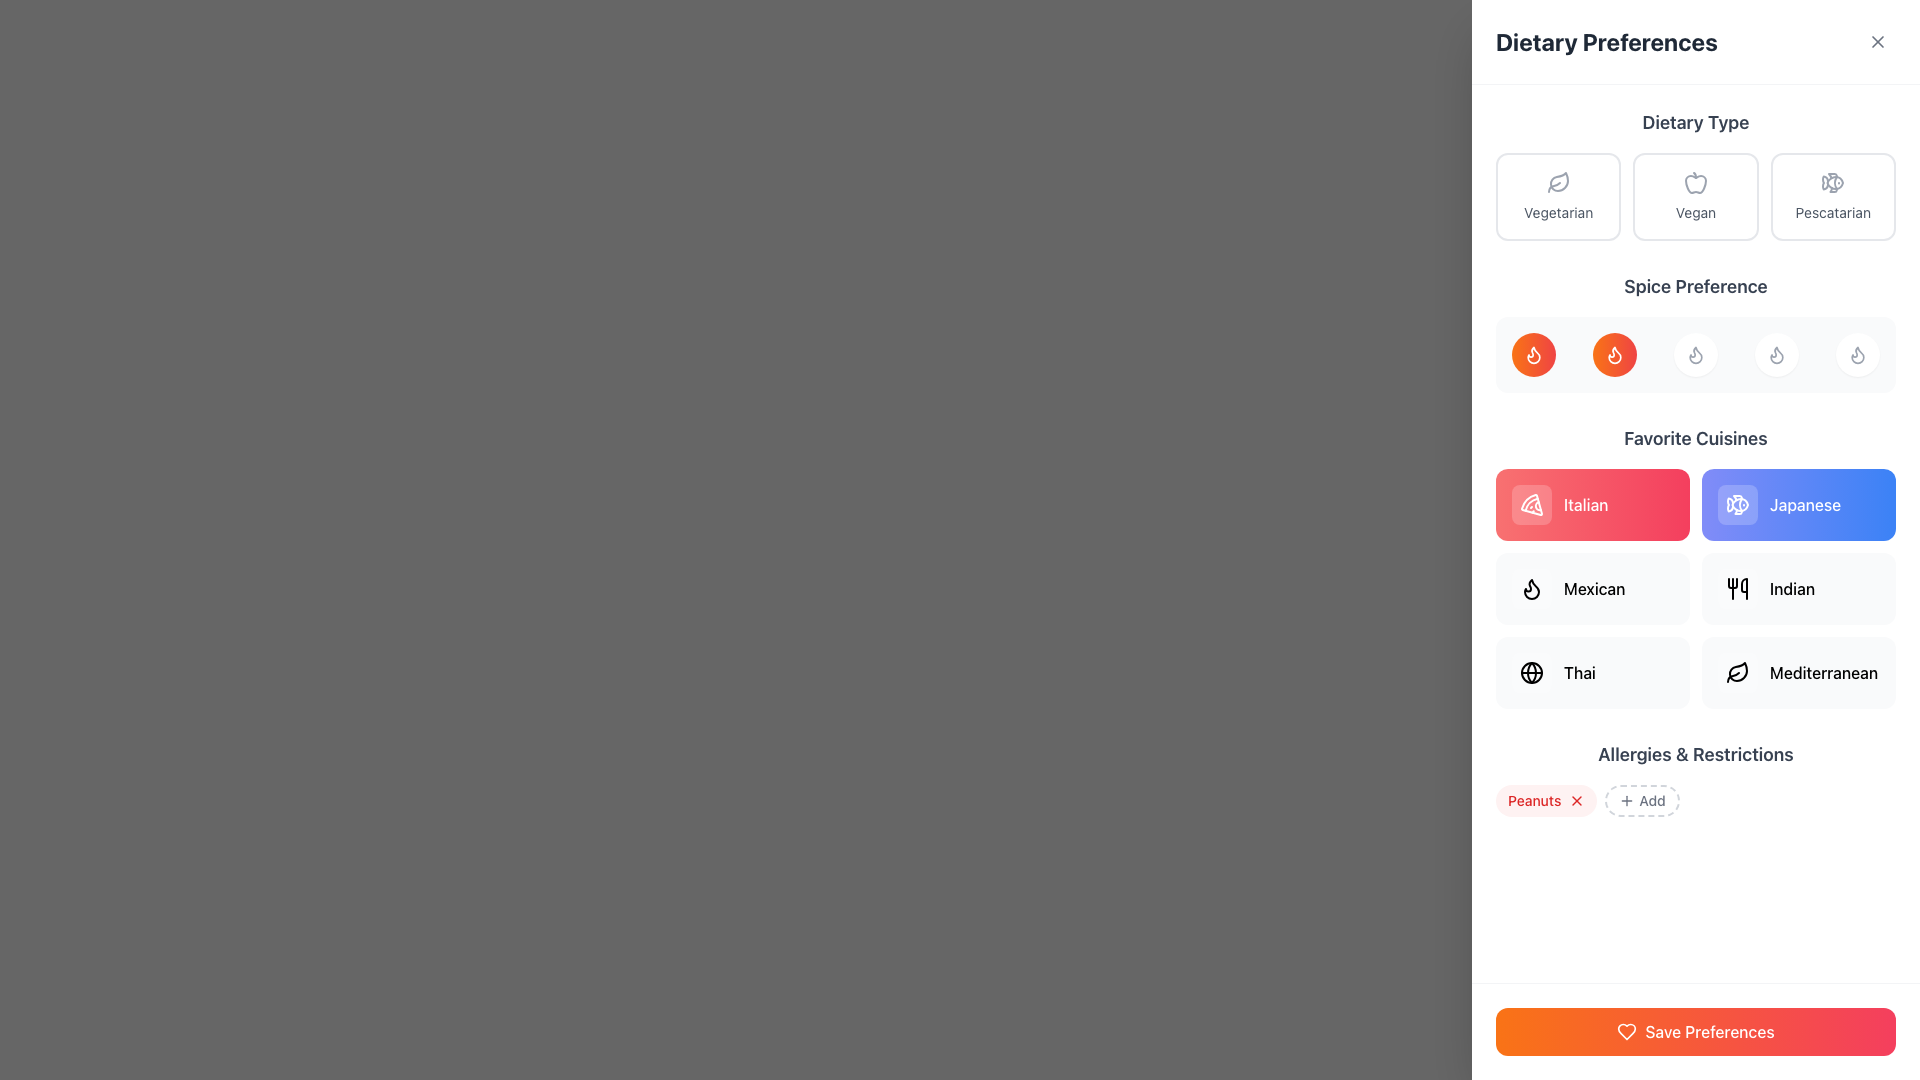  I want to click on the 'Japanese' cuisine button located in the 'Favorite Cuisines' section, positioned in the top-right corner of the button grid, so click(1799, 504).